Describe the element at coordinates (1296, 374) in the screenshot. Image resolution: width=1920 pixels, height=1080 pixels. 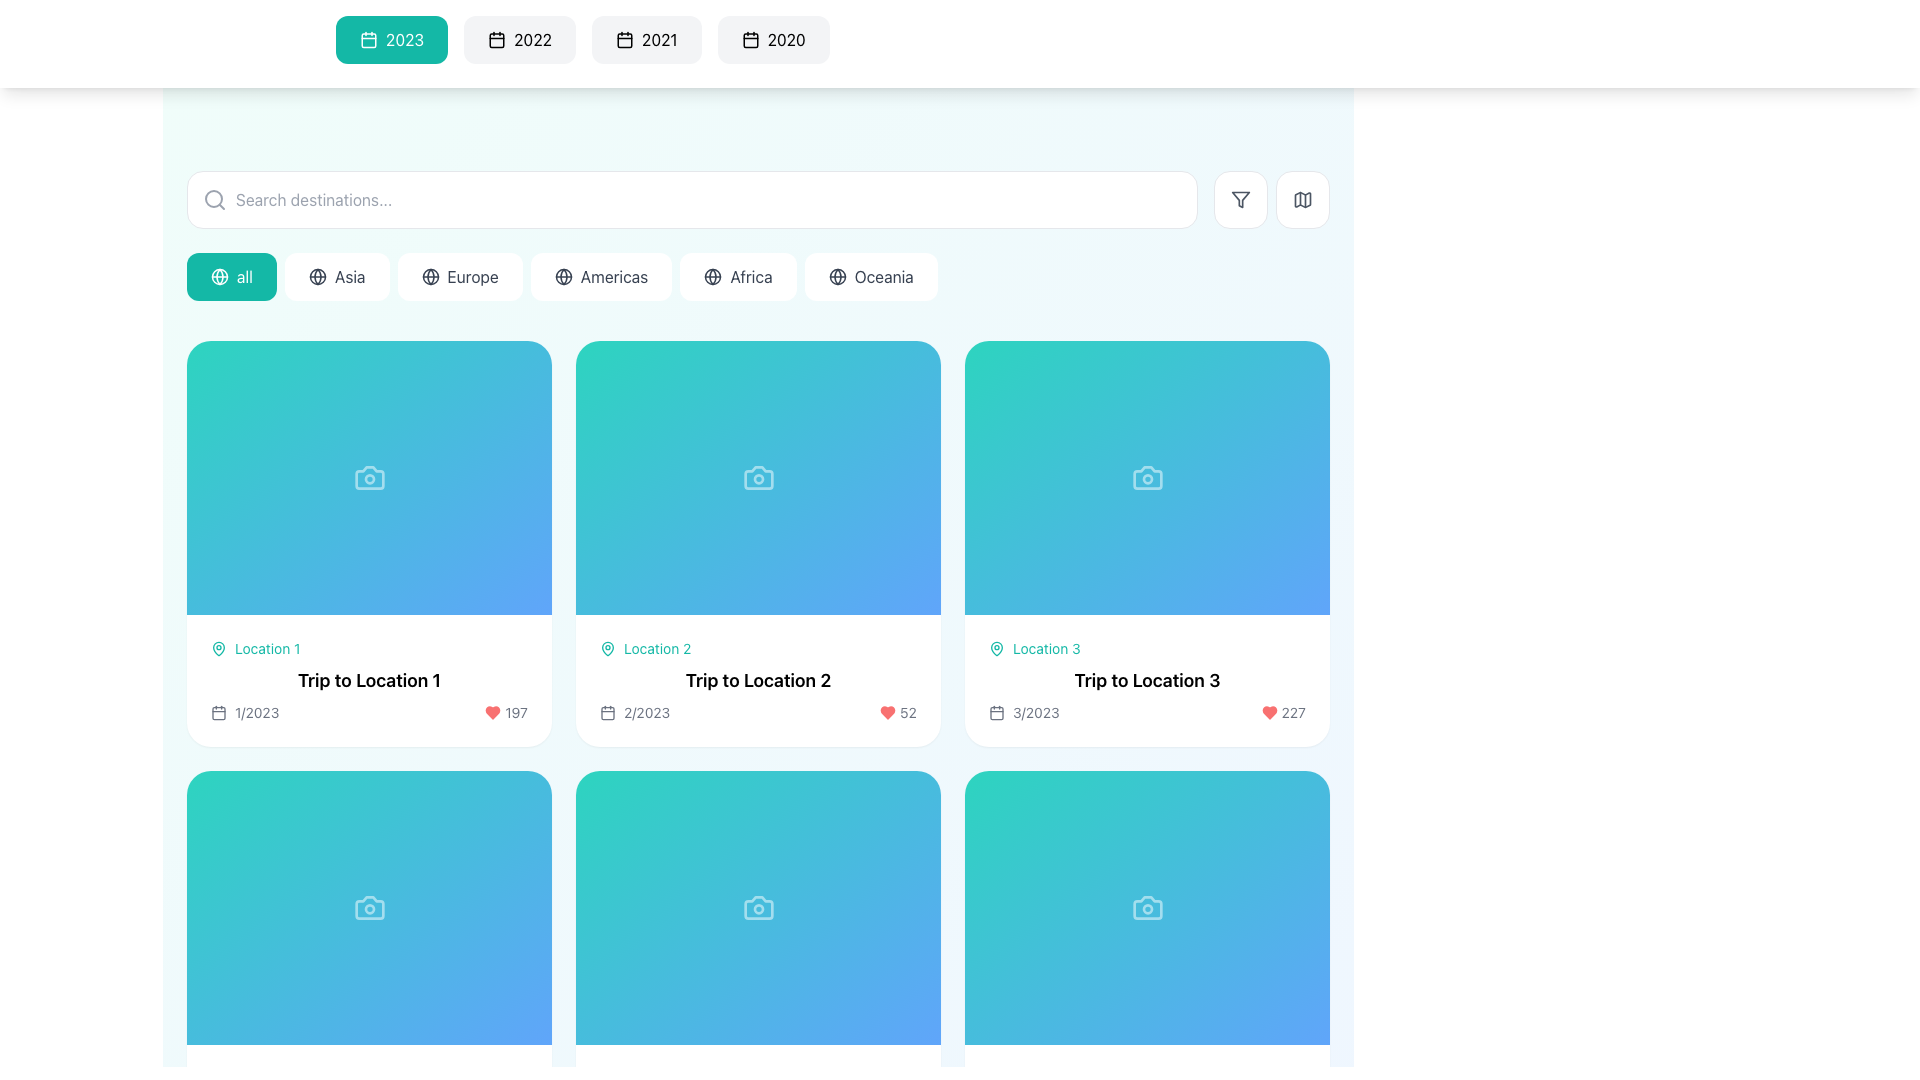
I see `the circular sharing button located in the top-right corner of the interface to observe the hover effect` at that location.